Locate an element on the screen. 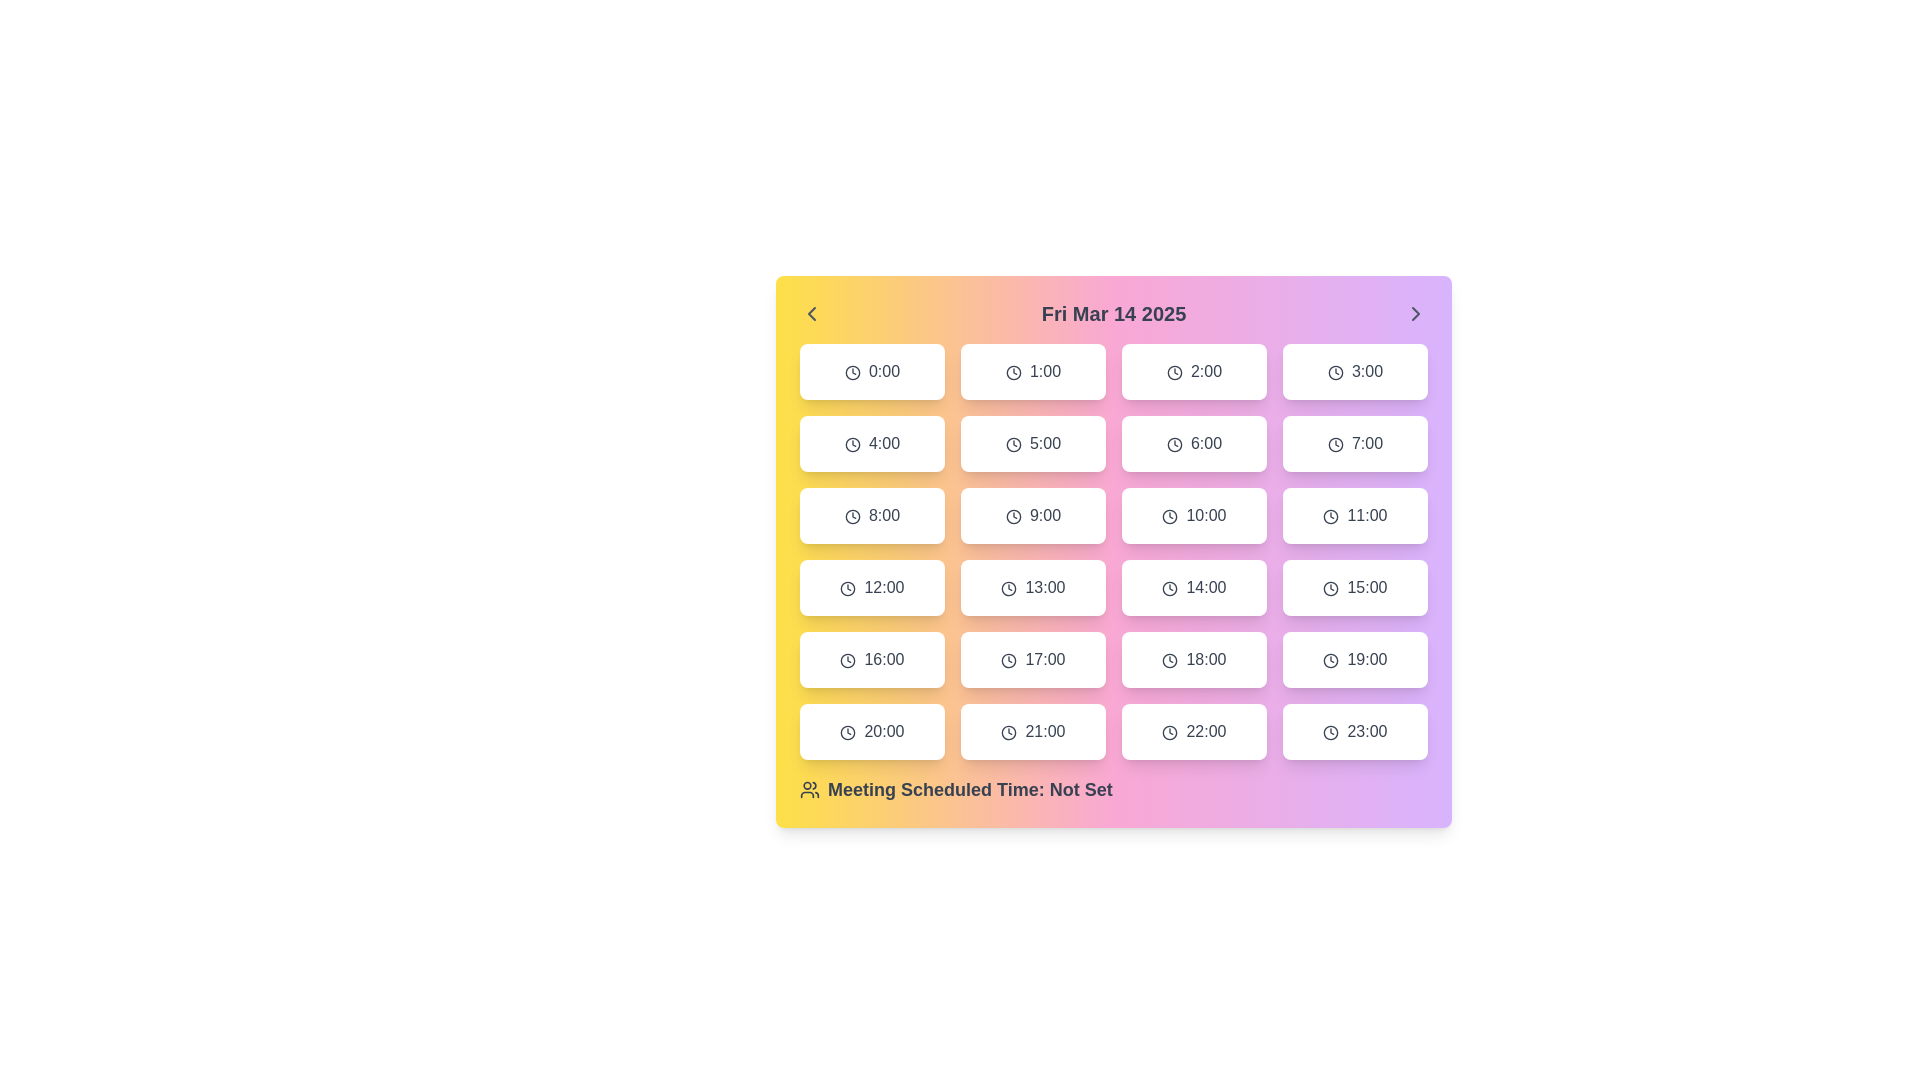 The image size is (1920, 1080). the selectable time slot button for '21:00' is located at coordinates (1033, 732).